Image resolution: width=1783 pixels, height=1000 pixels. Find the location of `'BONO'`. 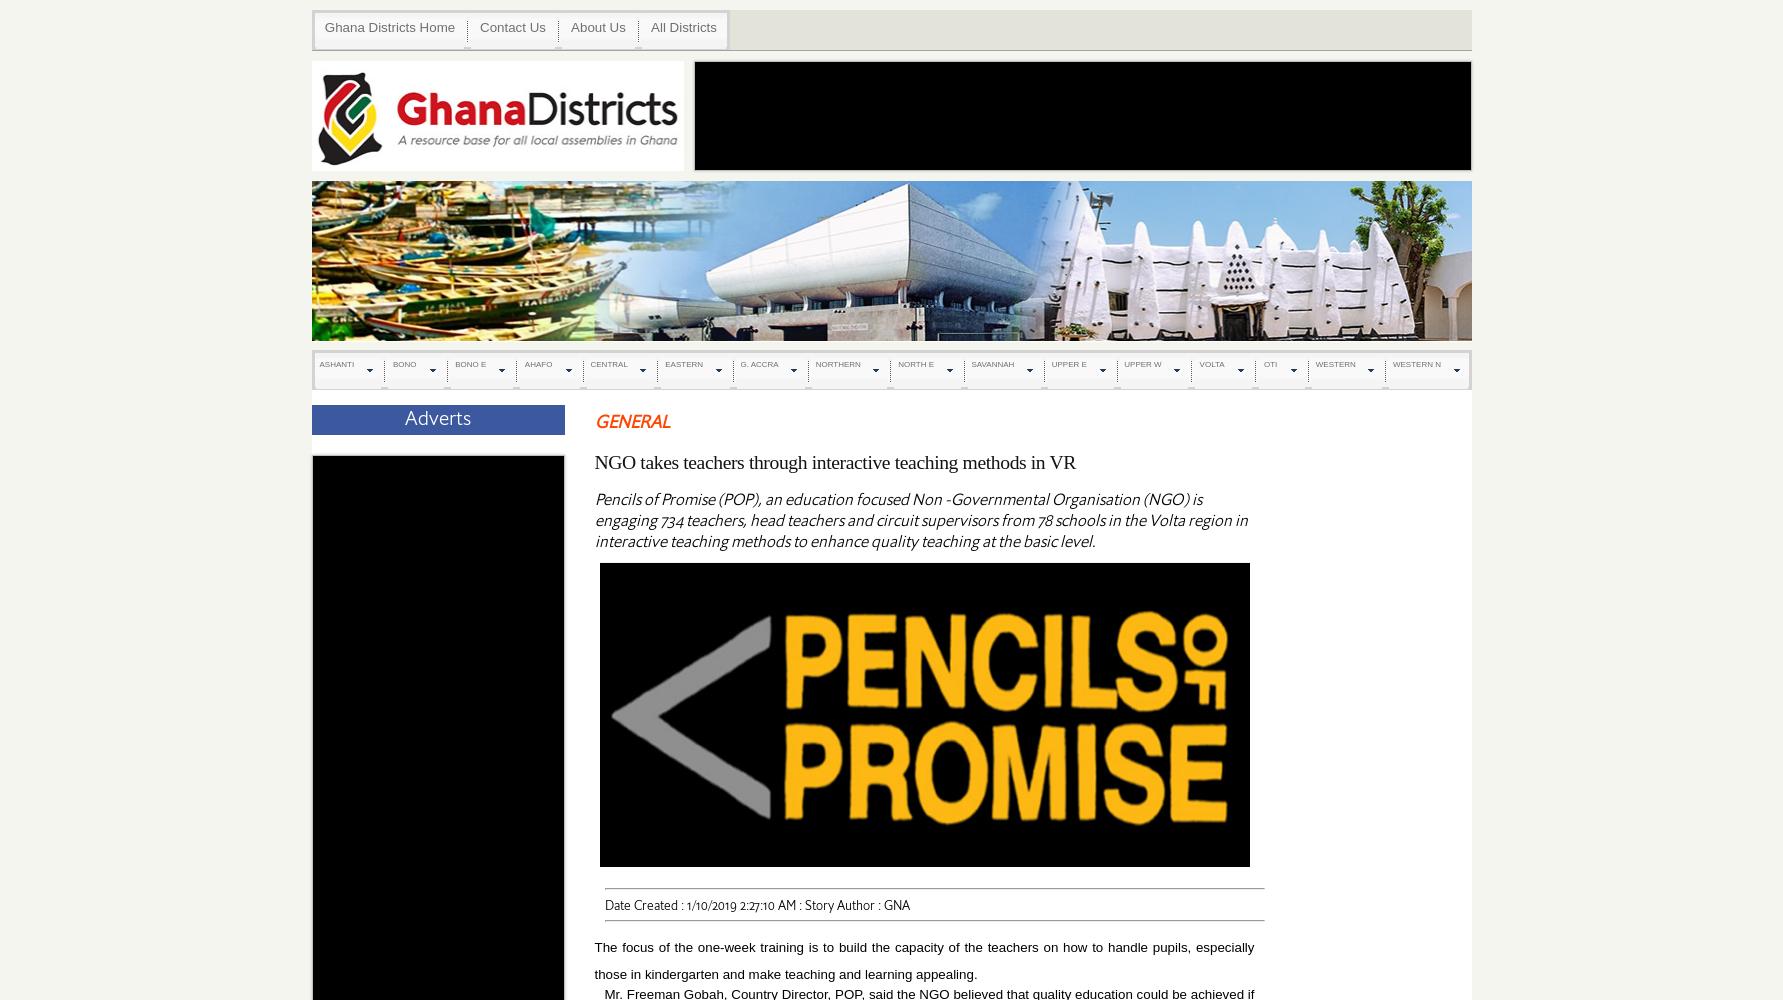

'BONO' is located at coordinates (404, 363).